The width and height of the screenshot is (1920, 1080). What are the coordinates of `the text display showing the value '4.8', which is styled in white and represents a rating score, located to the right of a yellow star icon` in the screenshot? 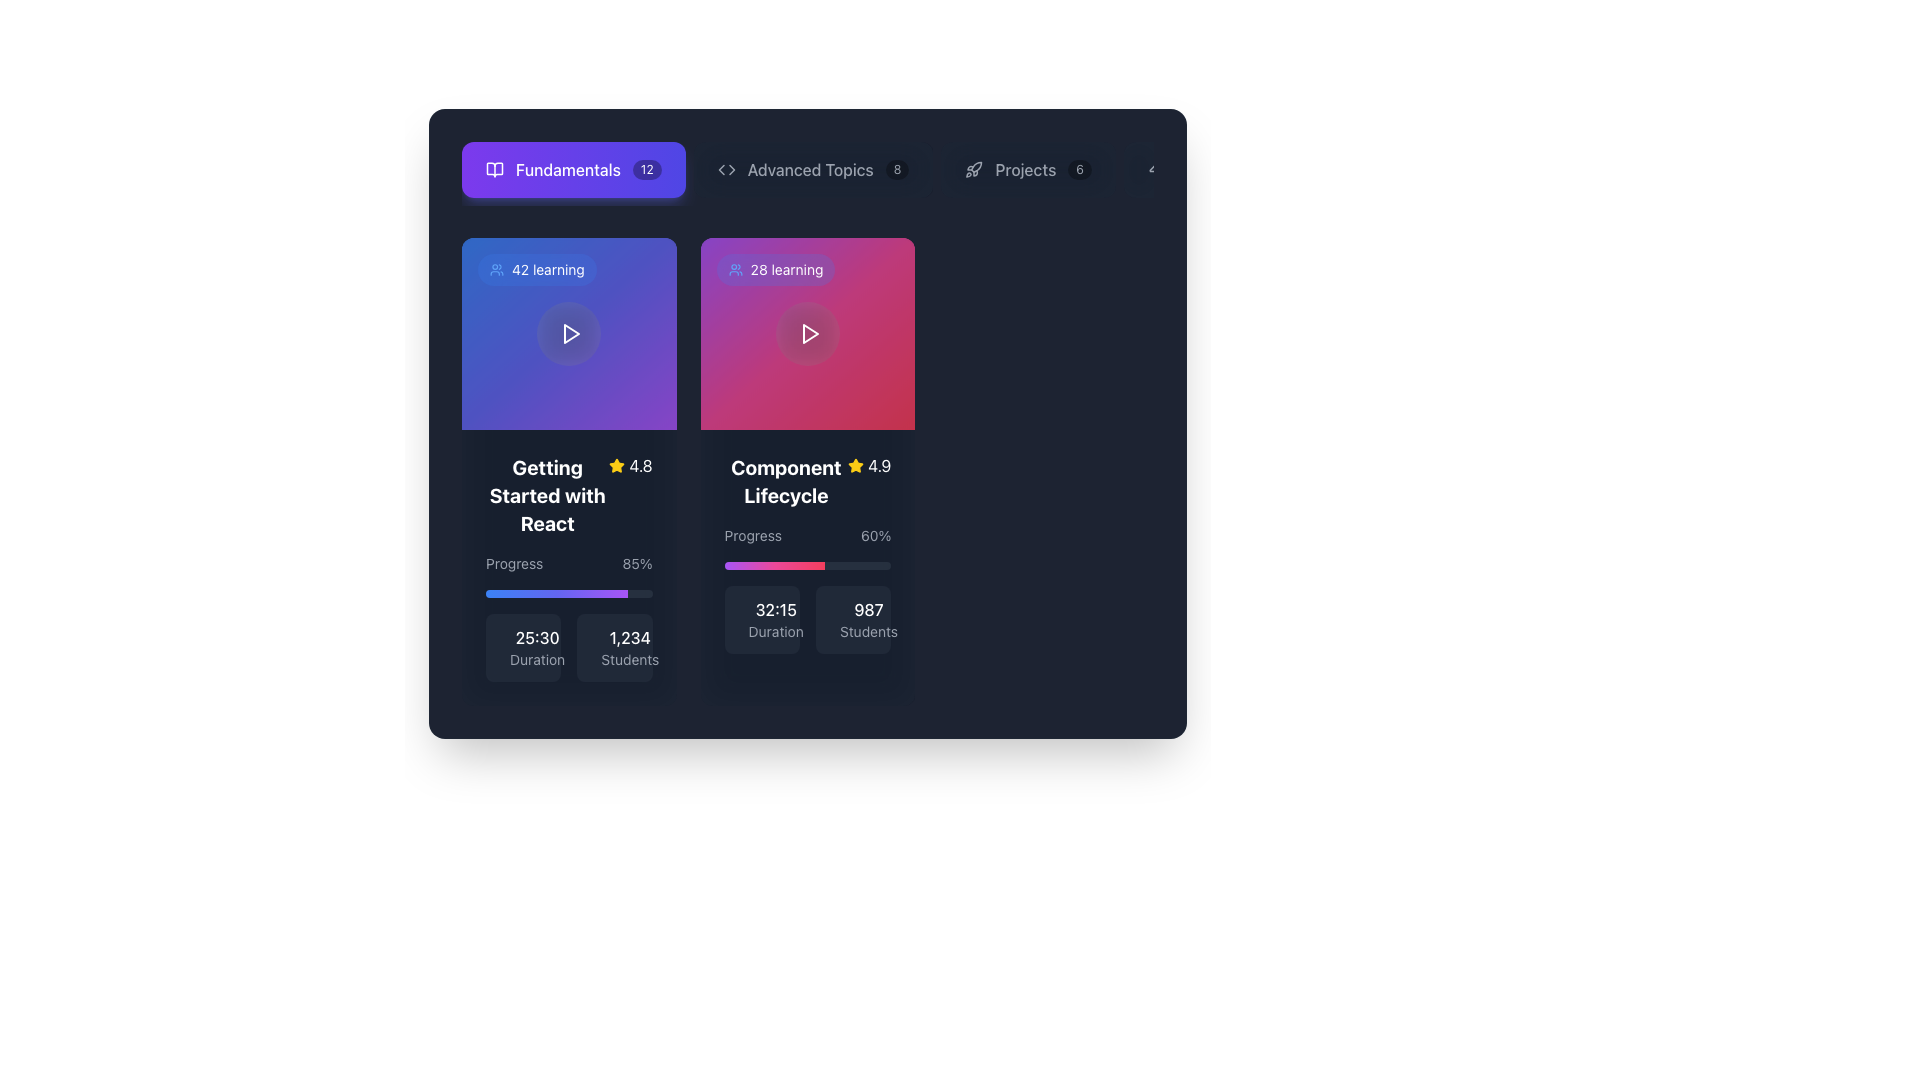 It's located at (641, 466).